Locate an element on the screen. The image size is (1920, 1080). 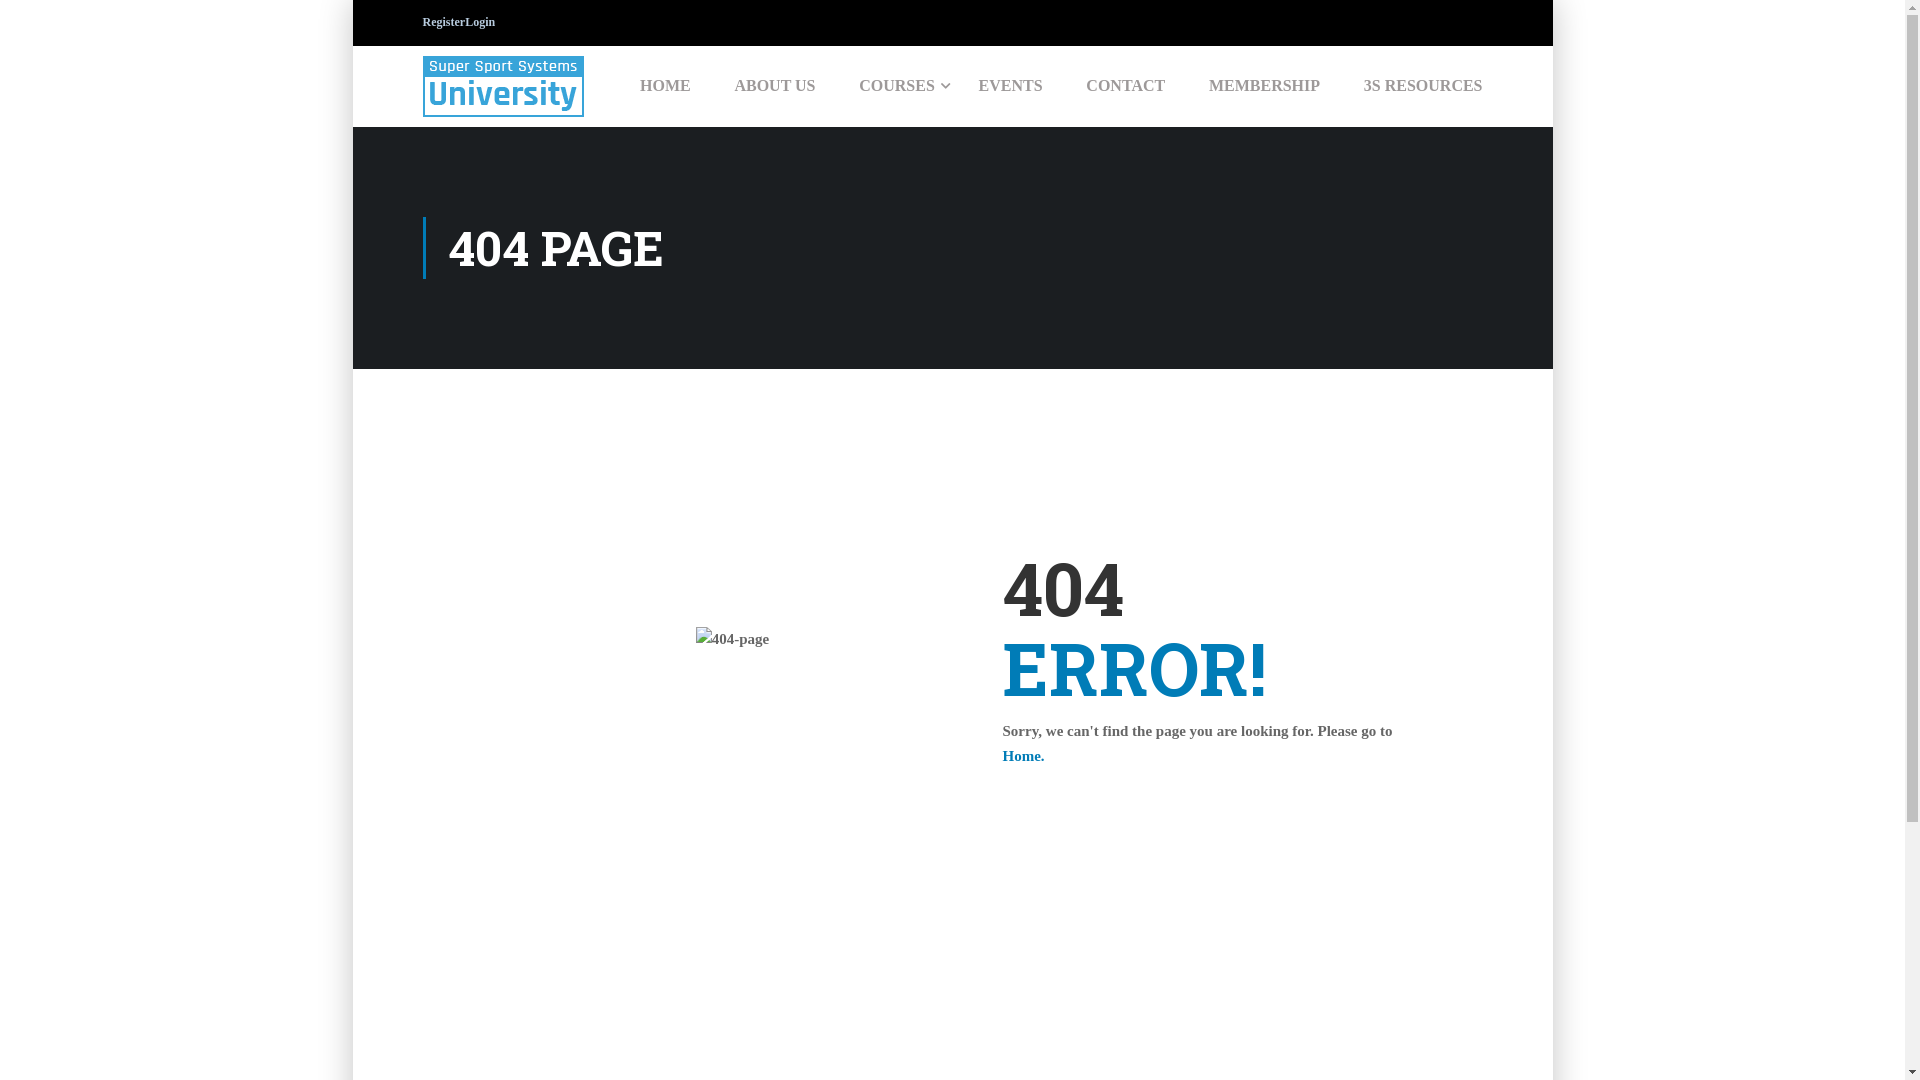
'3S RESOURCES' is located at coordinates (1412, 84).